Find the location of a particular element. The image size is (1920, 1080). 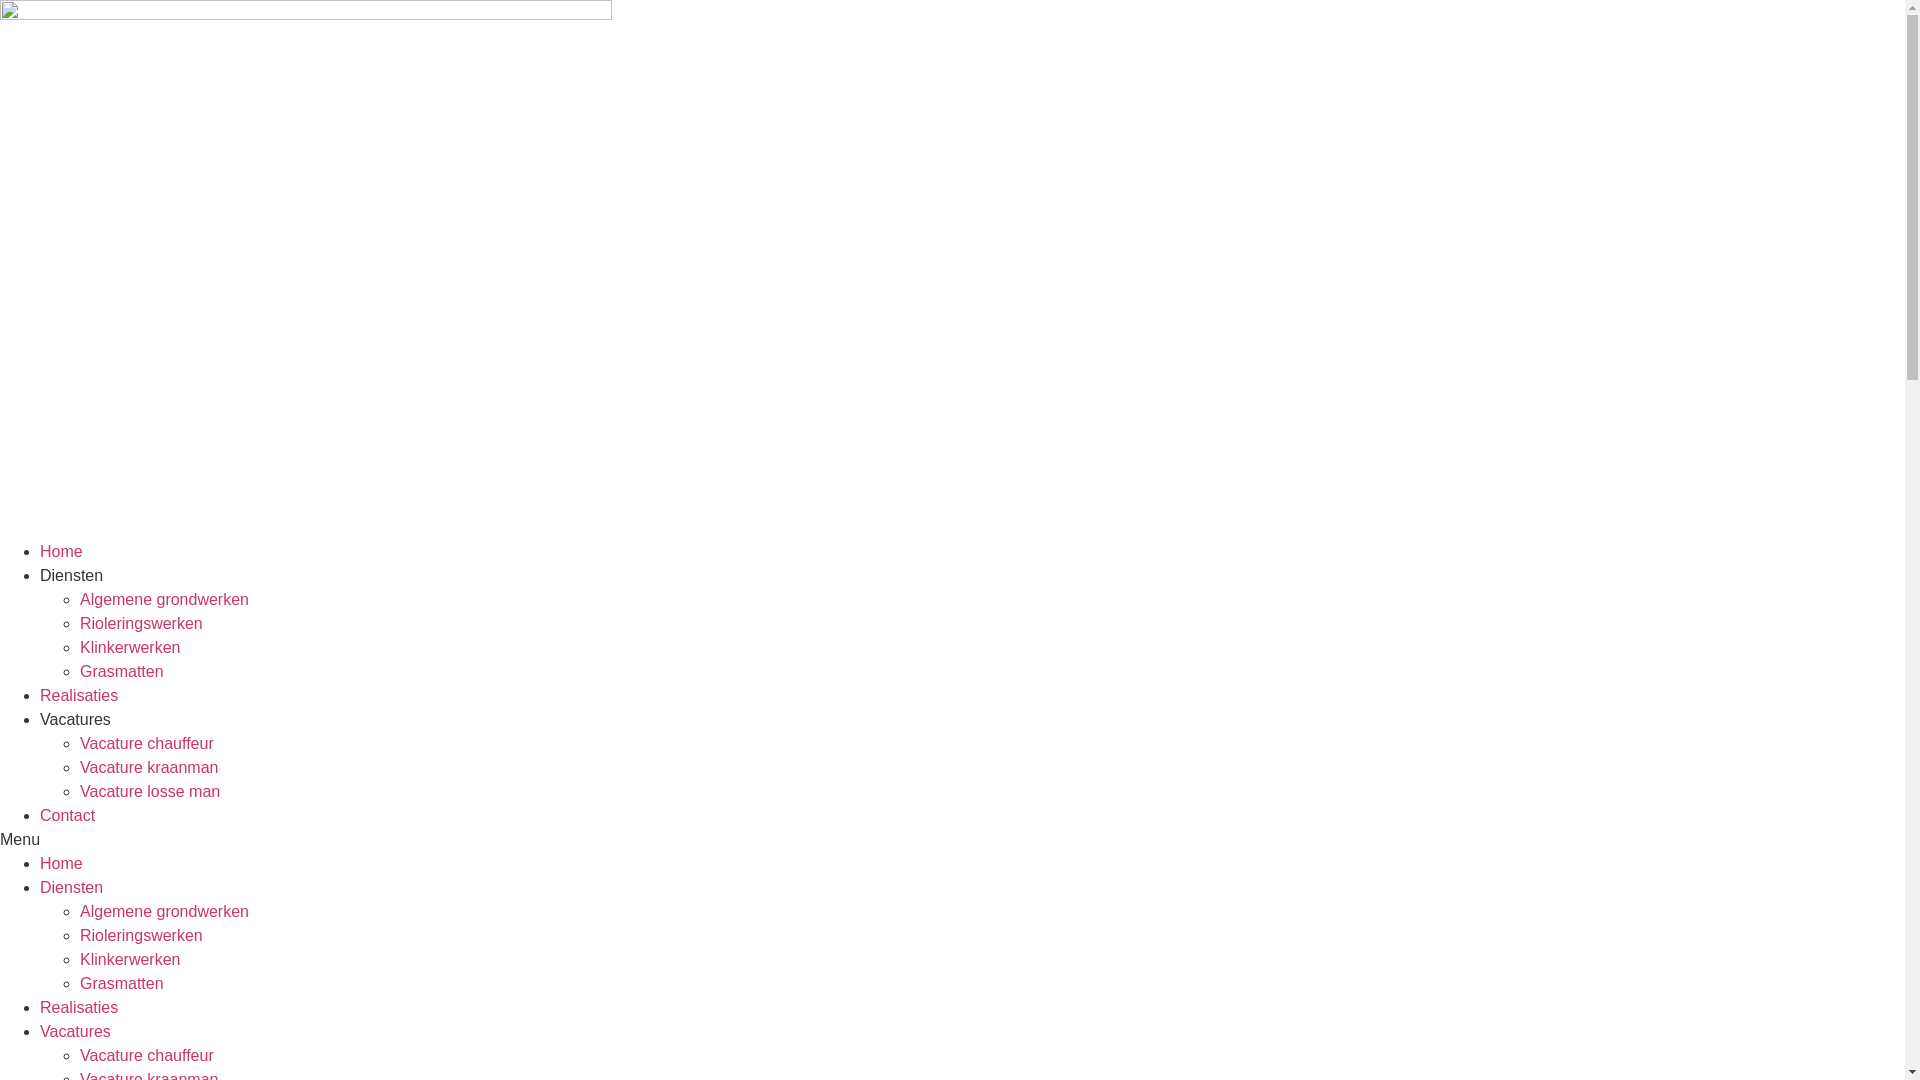

'Contact' is located at coordinates (39, 815).